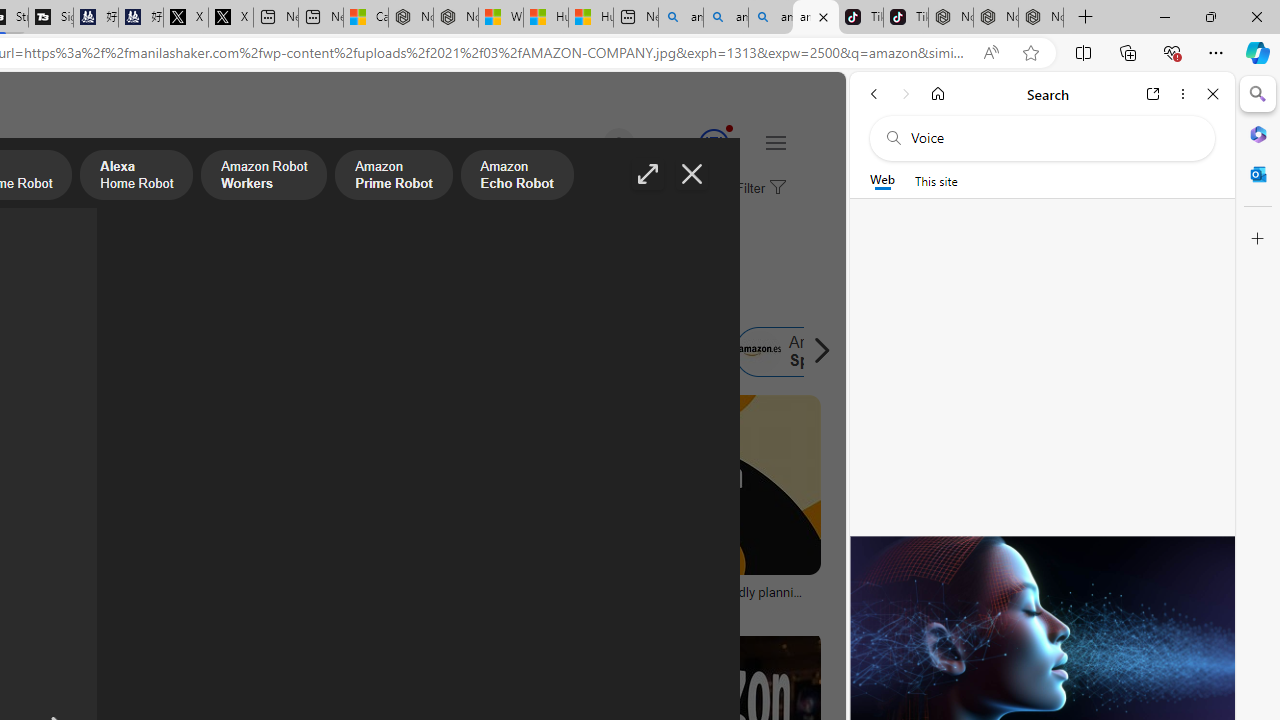 The height and width of the screenshot is (720, 1280). What do you see at coordinates (758, 351) in the screenshot?
I see `'Amazon Spain'` at bounding box center [758, 351].